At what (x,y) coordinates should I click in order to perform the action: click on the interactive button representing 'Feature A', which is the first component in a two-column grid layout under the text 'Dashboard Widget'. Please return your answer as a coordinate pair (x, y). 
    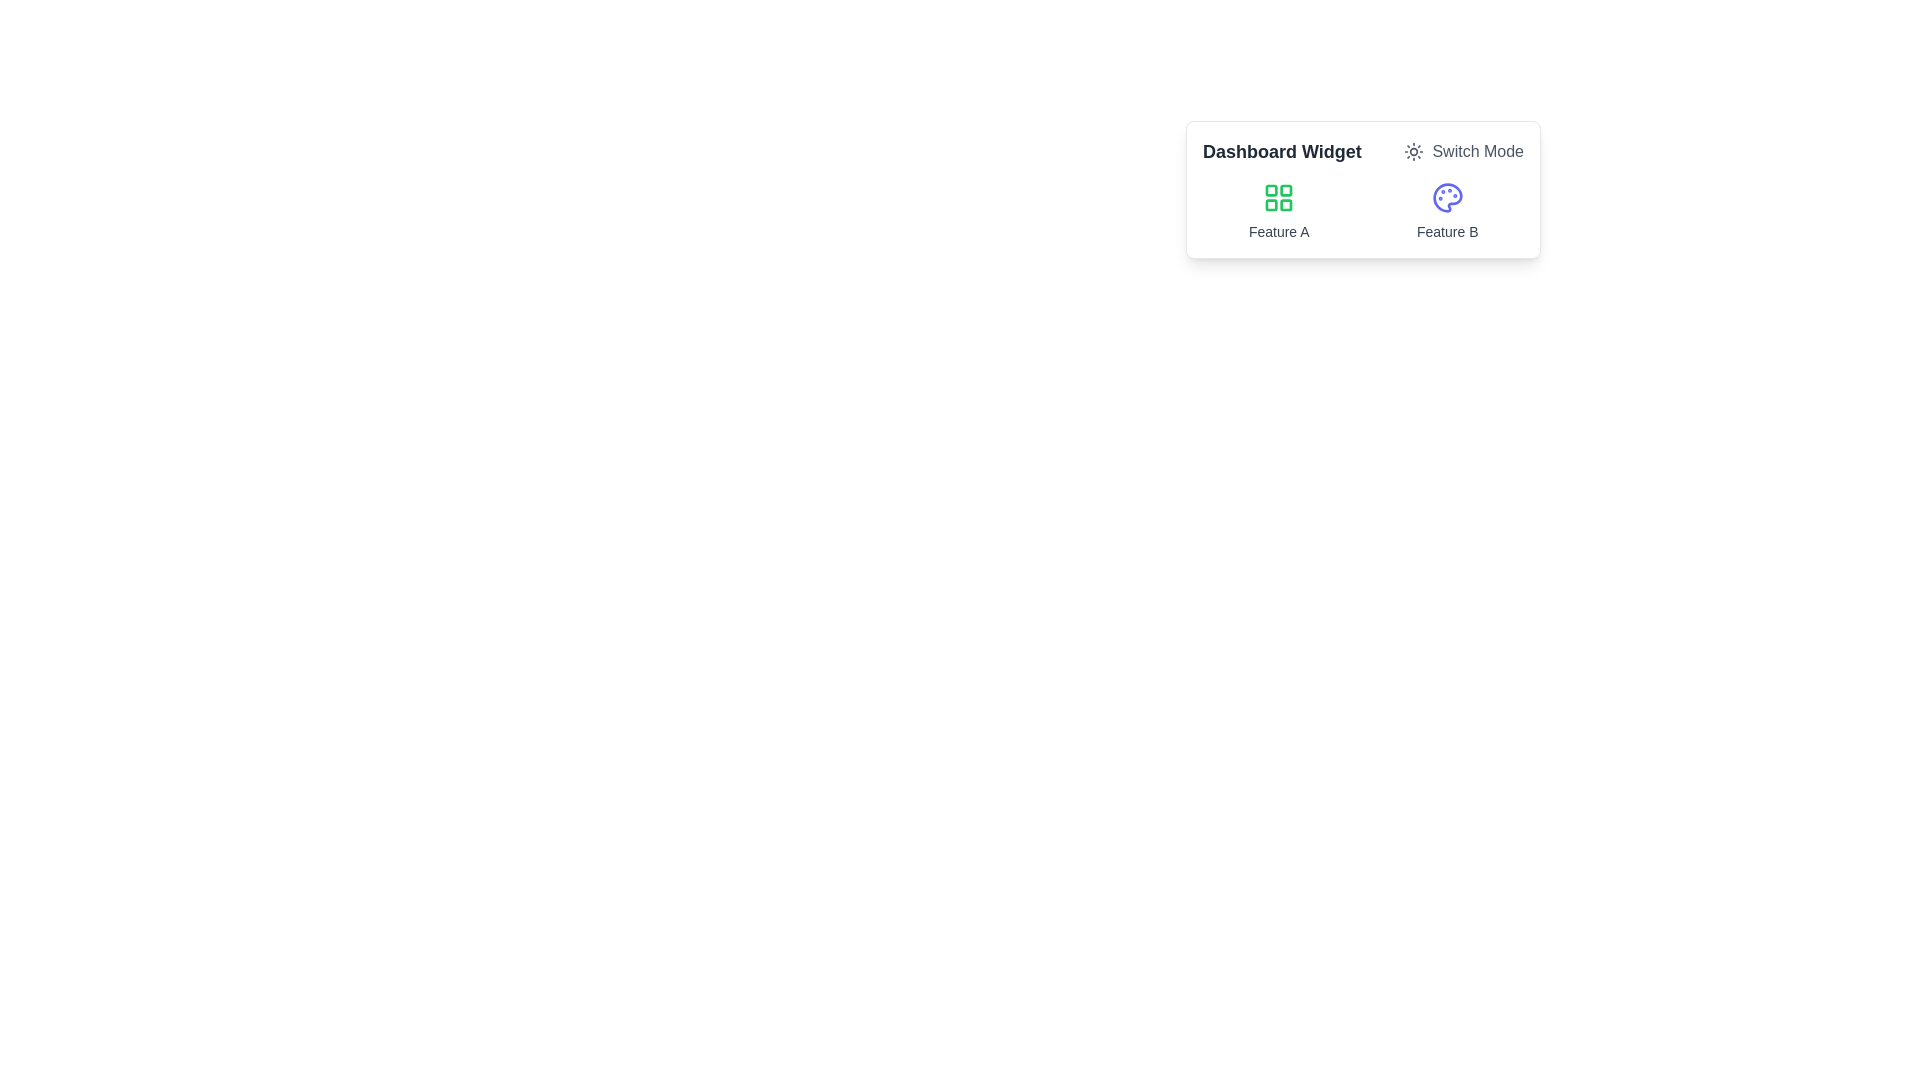
    Looking at the image, I should click on (1278, 212).